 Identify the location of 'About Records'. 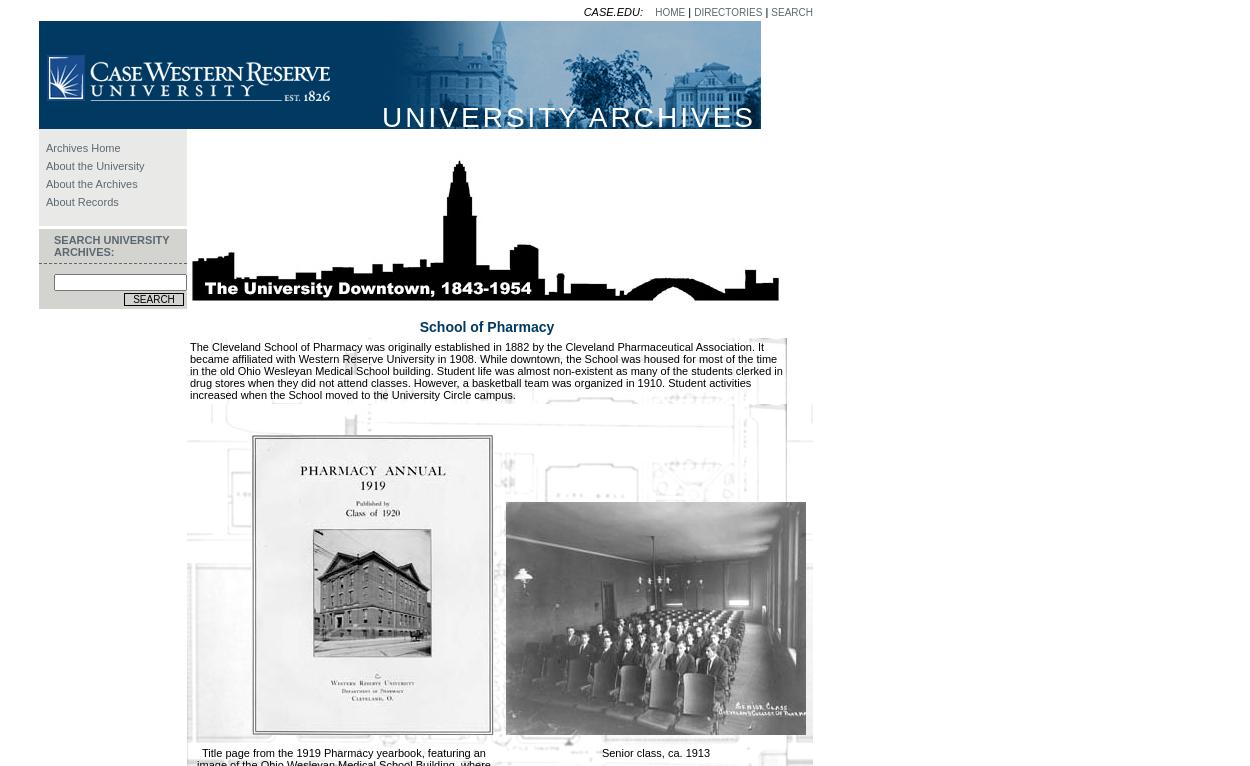
(81, 201).